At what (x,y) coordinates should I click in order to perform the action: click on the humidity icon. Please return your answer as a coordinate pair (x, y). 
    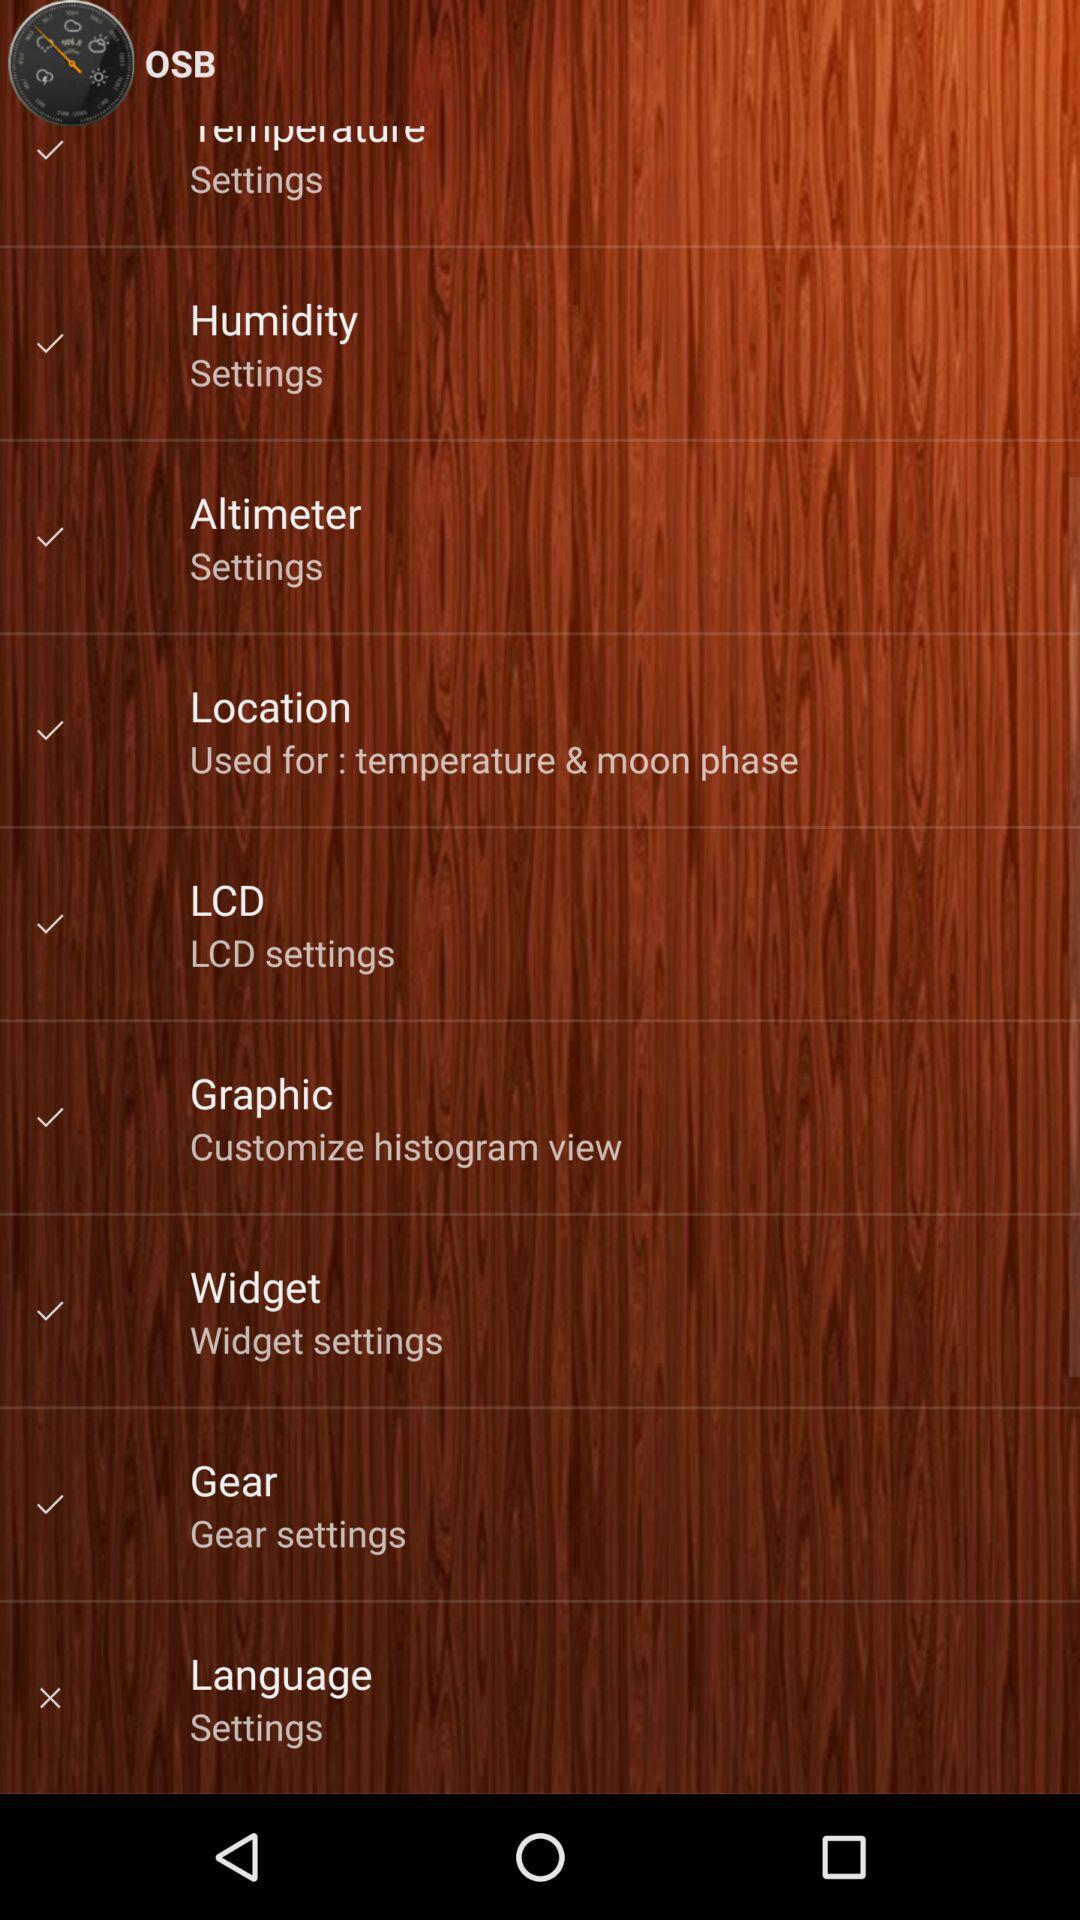
    Looking at the image, I should click on (274, 317).